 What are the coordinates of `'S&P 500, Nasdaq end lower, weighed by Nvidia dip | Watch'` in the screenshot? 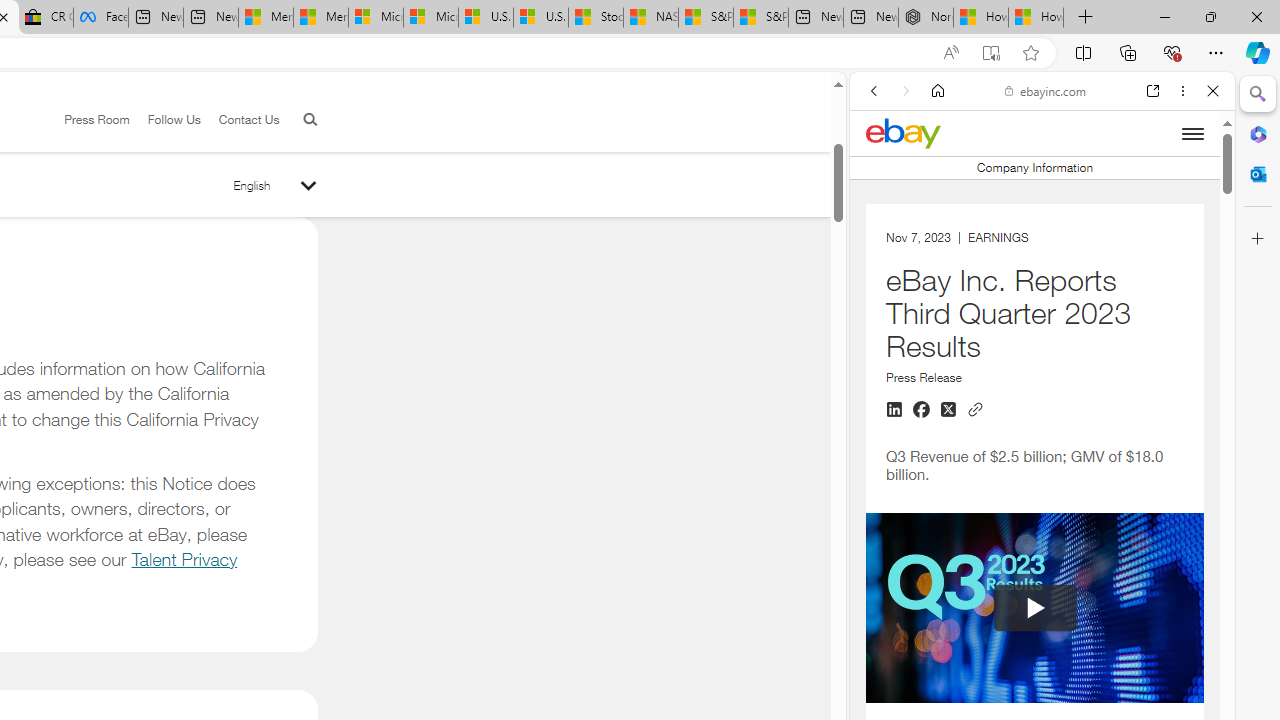 It's located at (759, 17).